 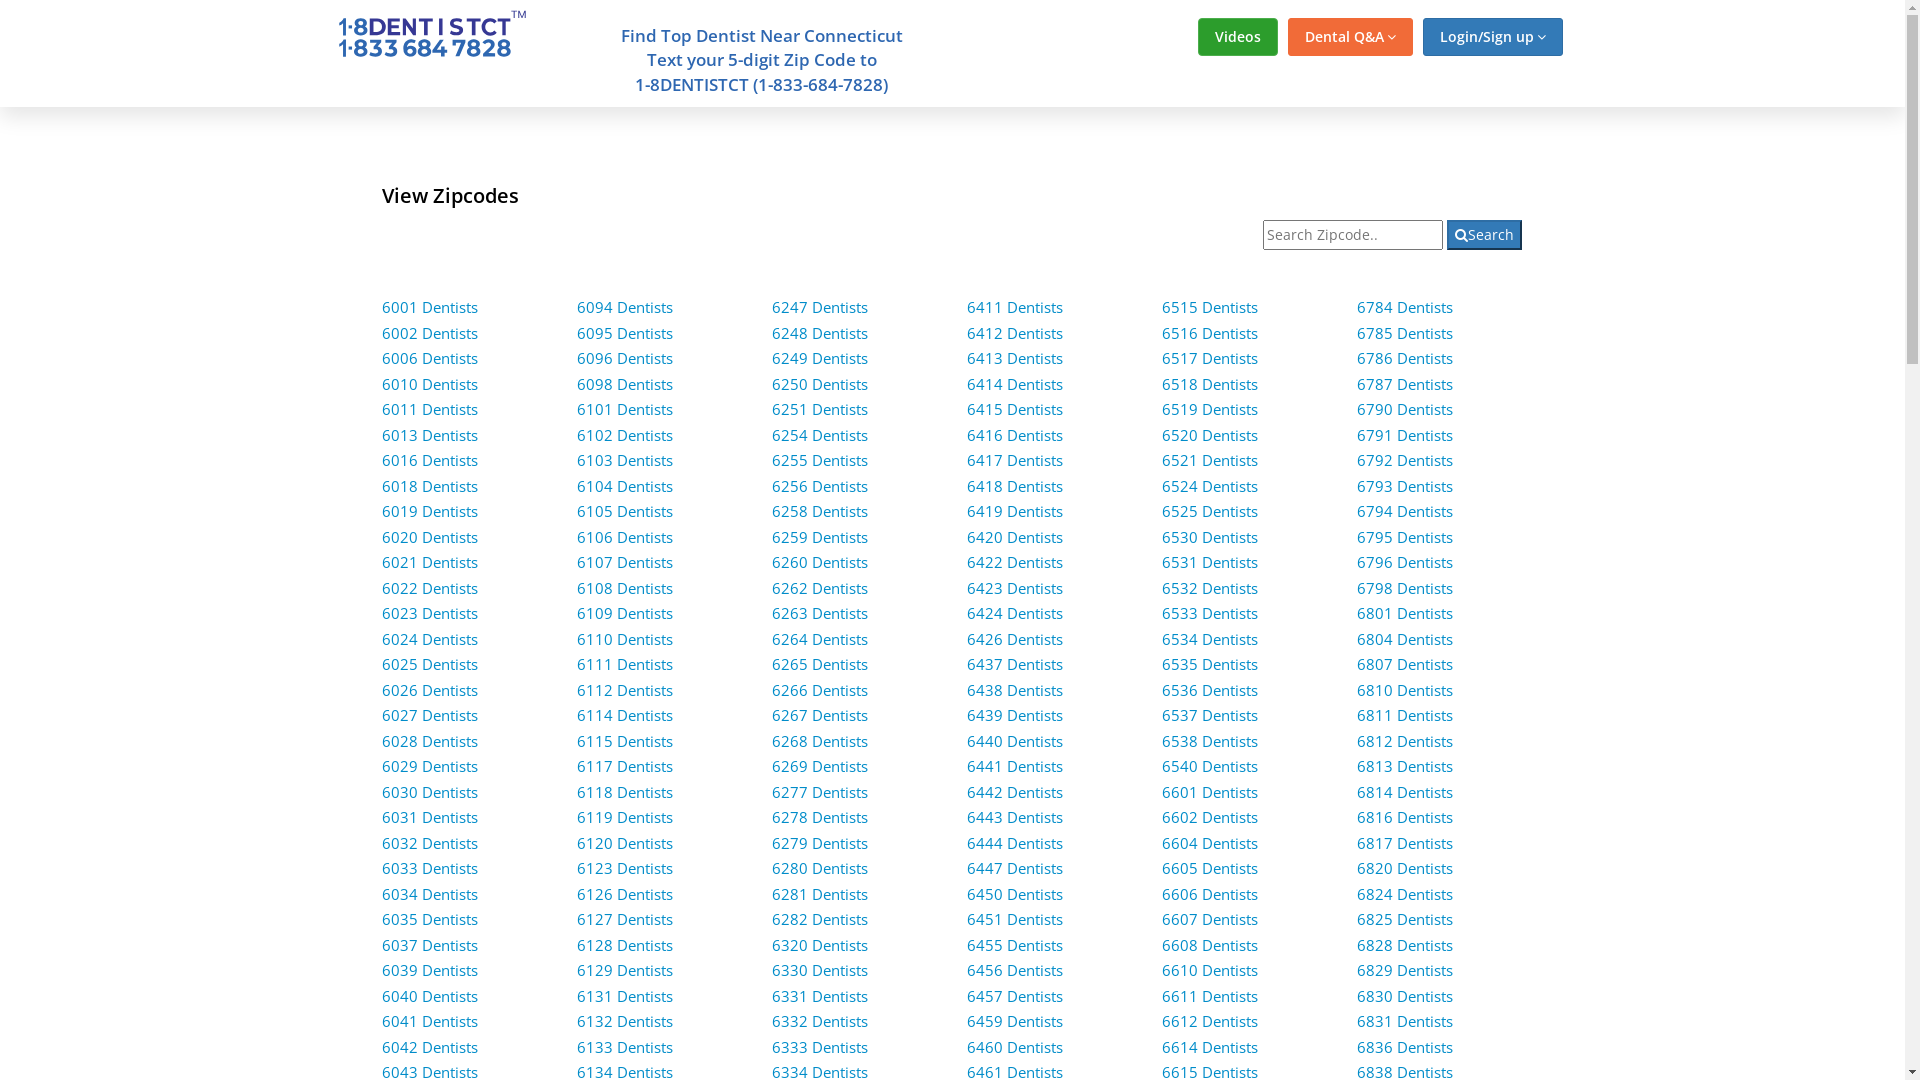 I want to click on '6033 Dentists', so click(x=382, y=866).